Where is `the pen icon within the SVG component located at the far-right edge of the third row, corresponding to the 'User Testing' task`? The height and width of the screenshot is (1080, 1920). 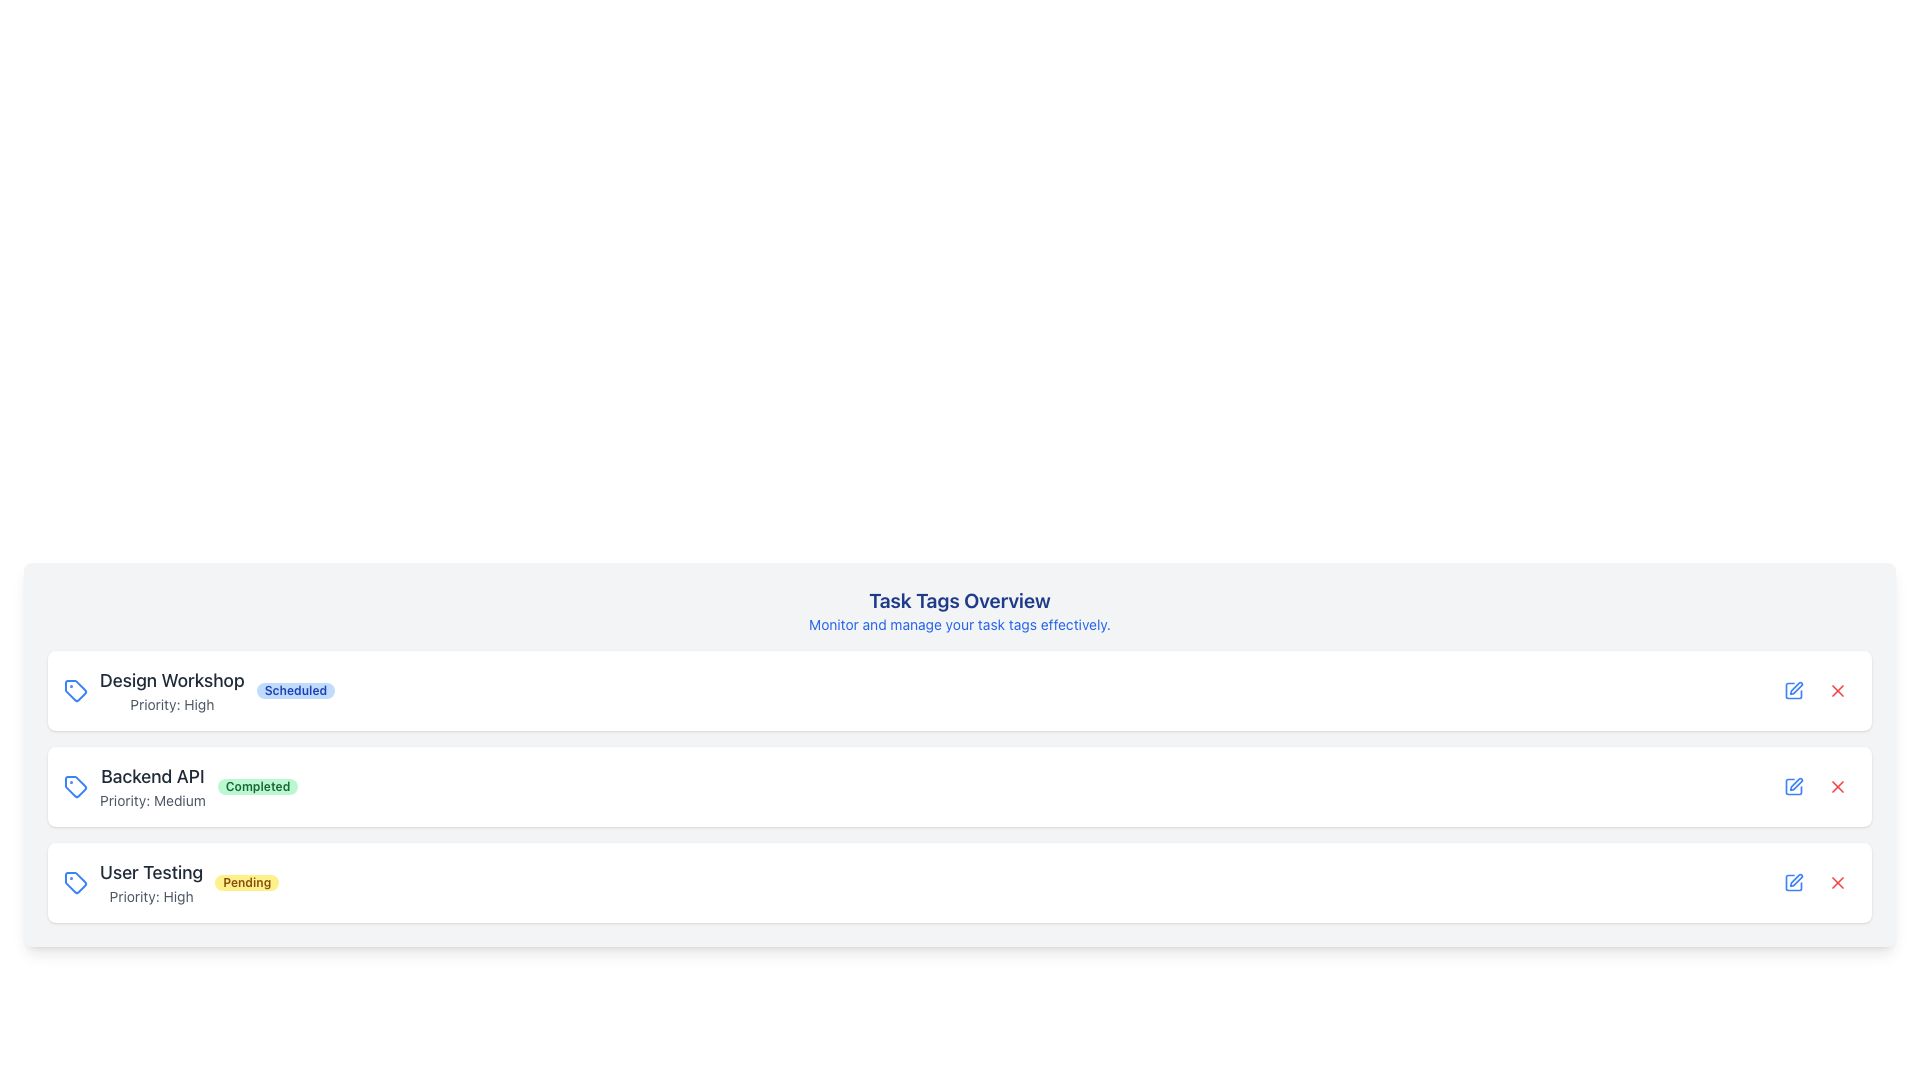 the pen icon within the SVG component located at the far-right edge of the third row, corresponding to the 'User Testing' task is located at coordinates (1796, 783).